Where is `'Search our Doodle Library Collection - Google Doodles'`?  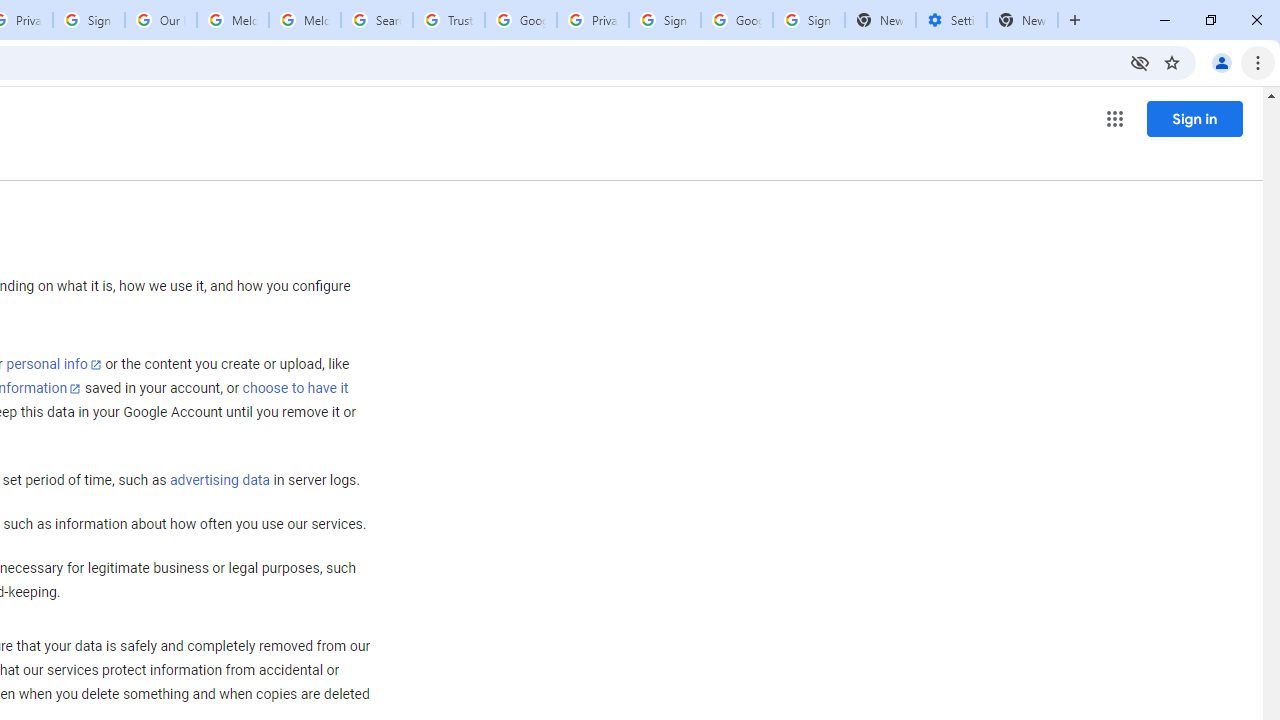 'Search our Doodle Library Collection - Google Doodles' is located at coordinates (376, 20).